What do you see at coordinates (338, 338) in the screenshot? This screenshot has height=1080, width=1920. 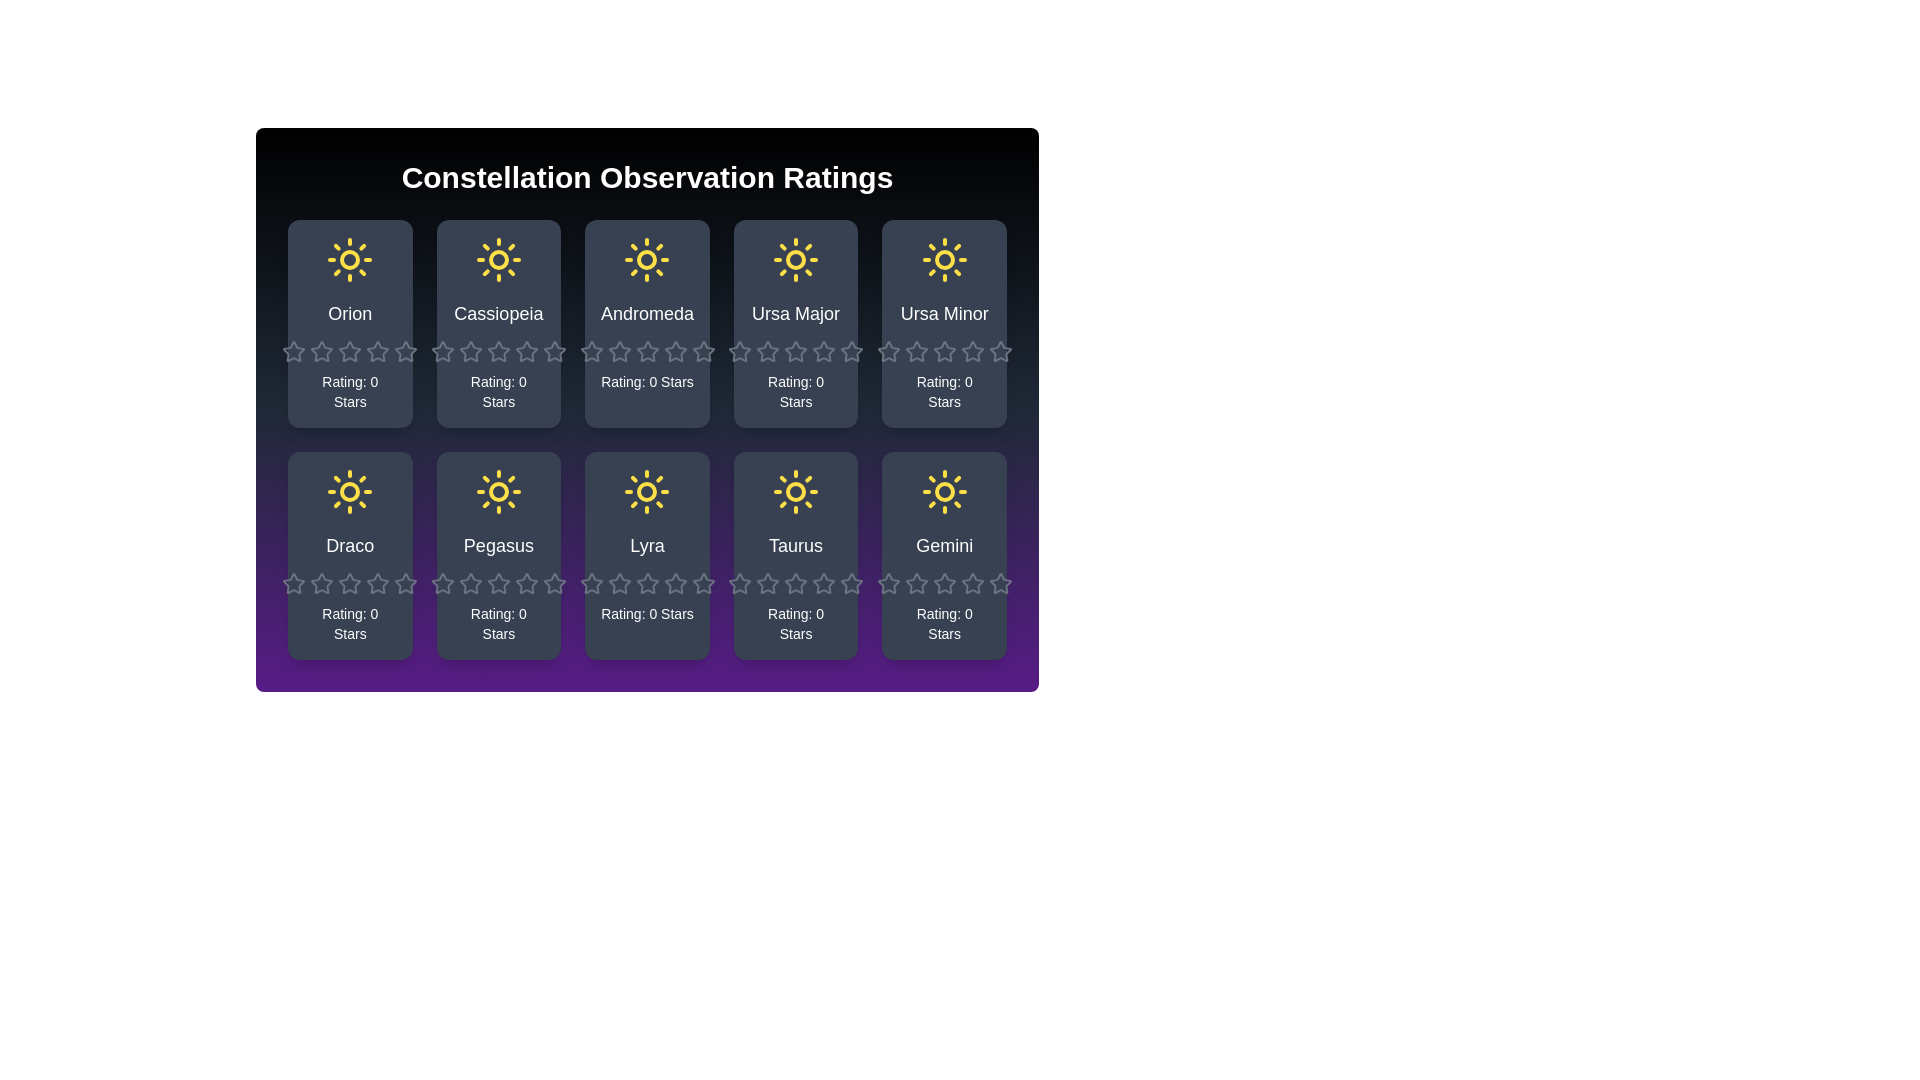 I see `the rating of a constellation to 3 stars by clicking on the corresponding star` at bounding box center [338, 338].